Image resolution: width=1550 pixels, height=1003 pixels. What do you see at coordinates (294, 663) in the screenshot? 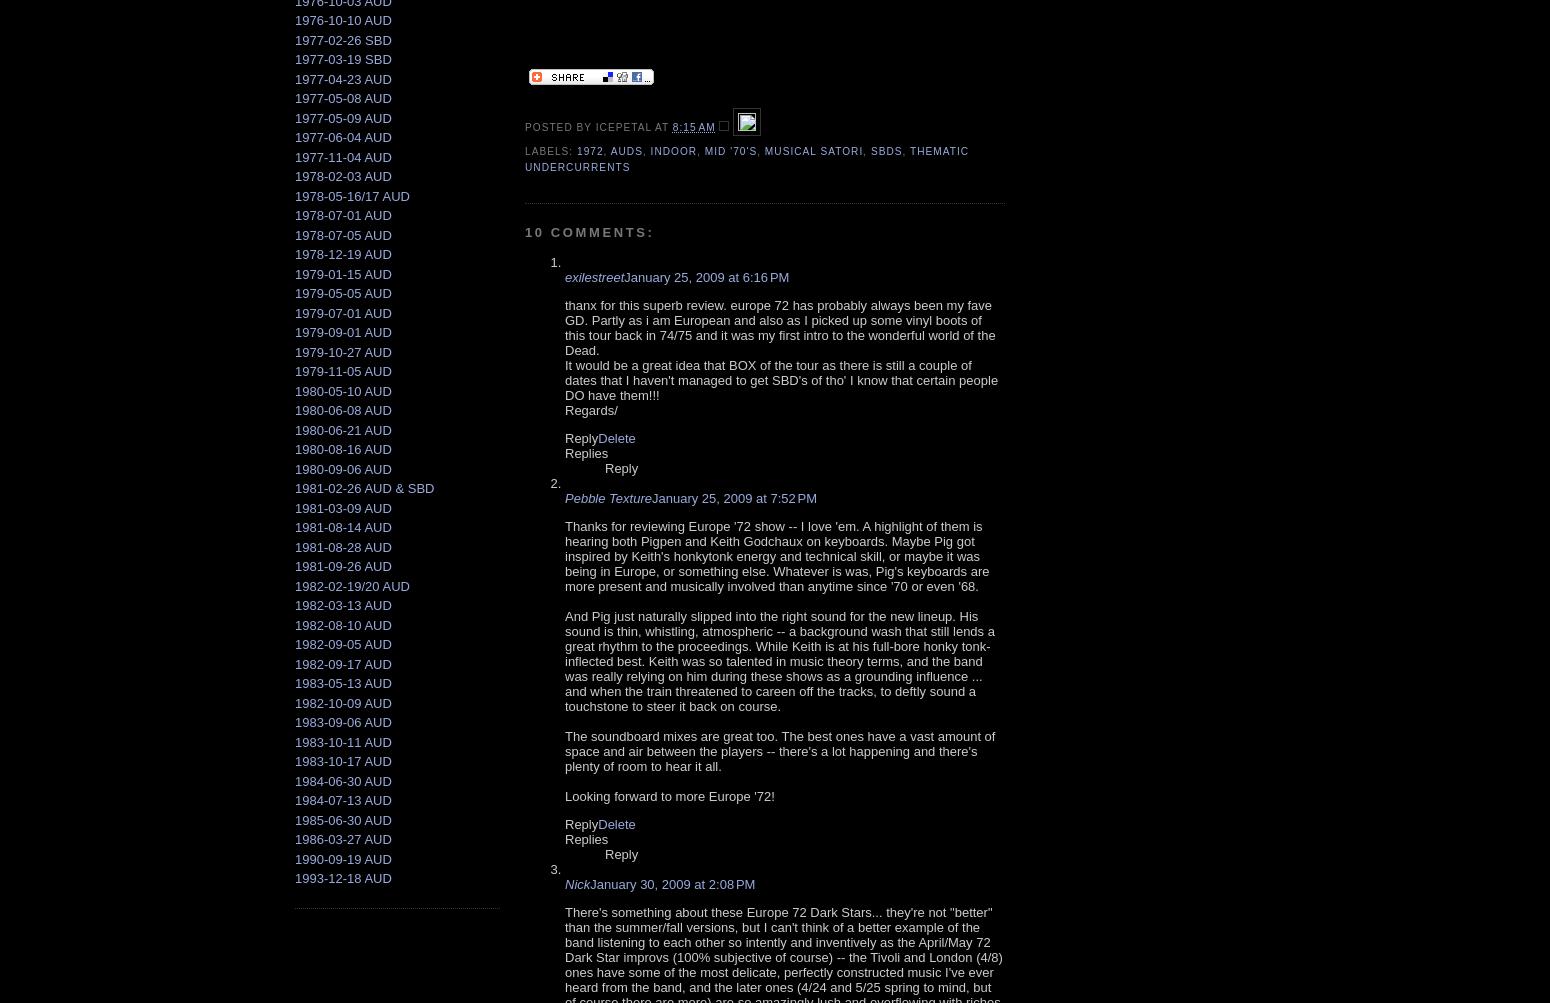
I see `'1982-09-17 AUD'` at bounding box center [294, 663].